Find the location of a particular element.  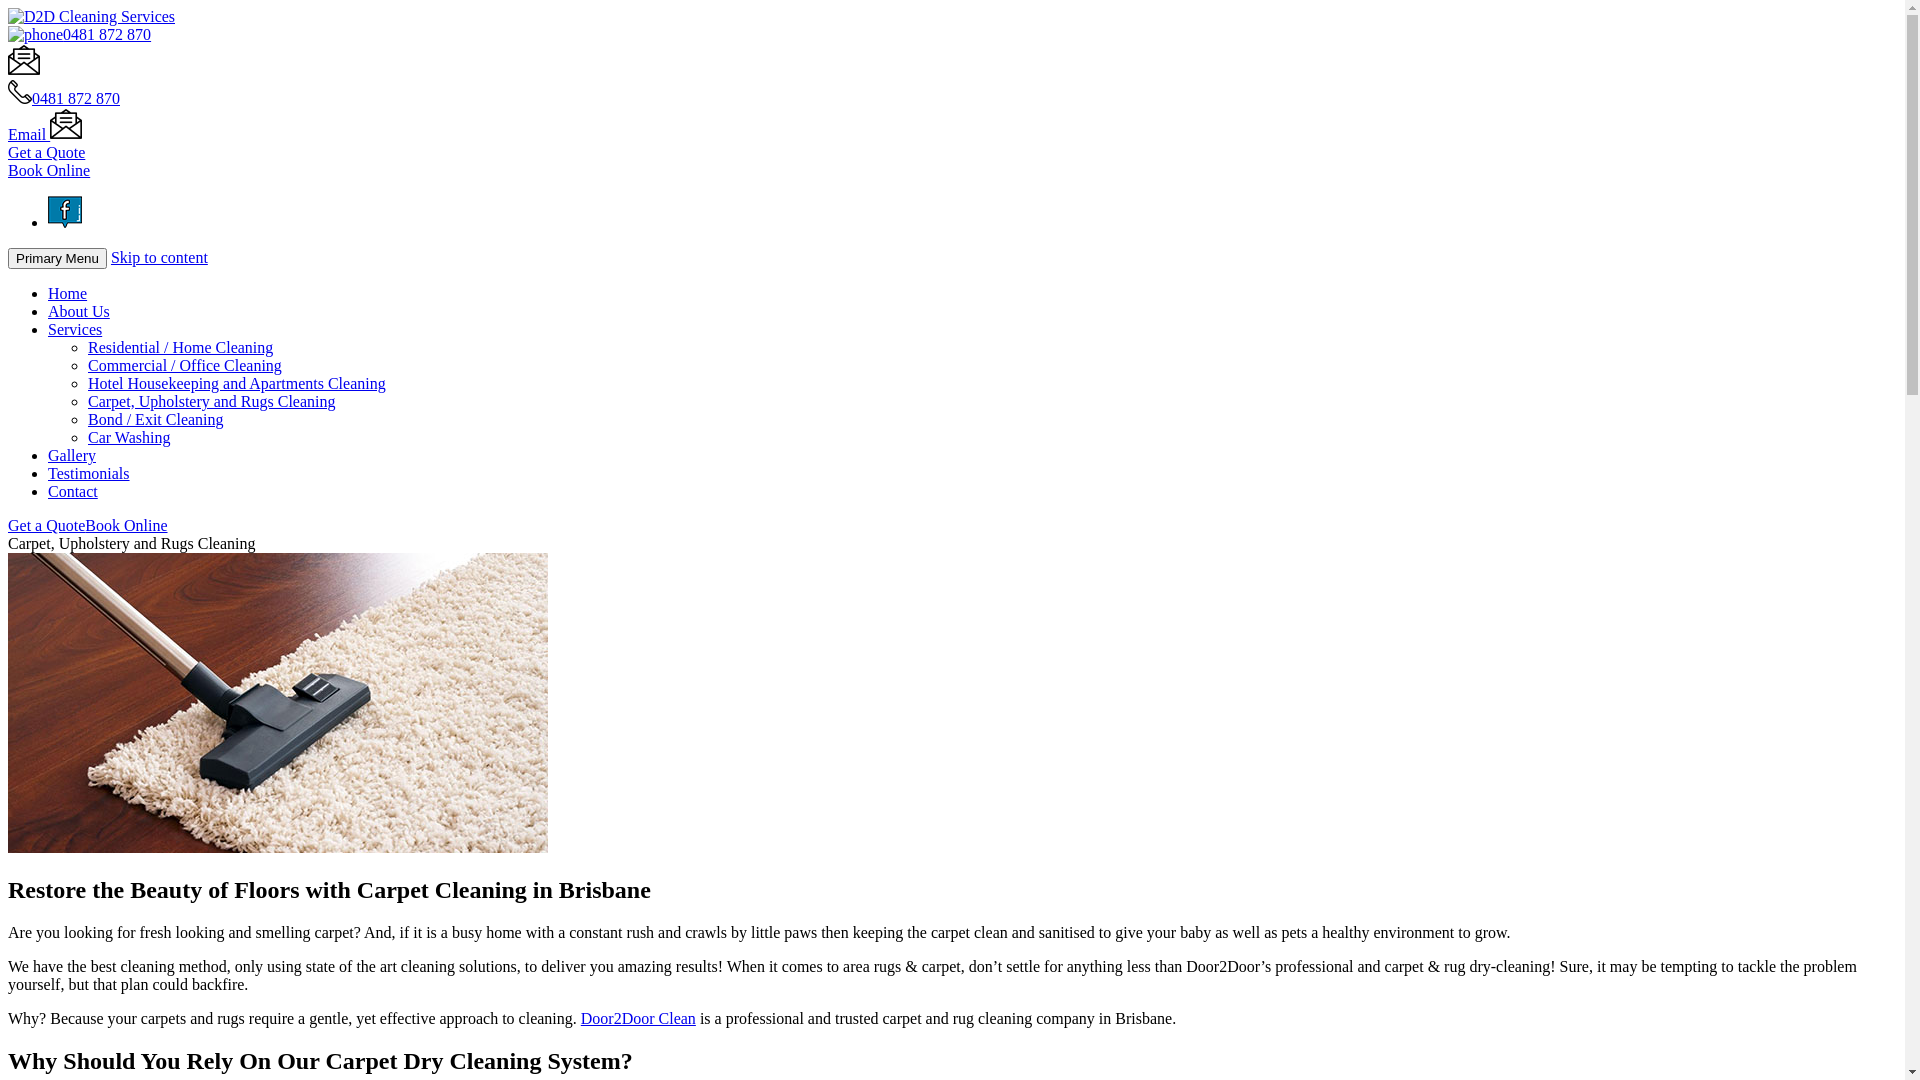

'Bond / Exit Cleaning' is located at coordinates (155, 418).